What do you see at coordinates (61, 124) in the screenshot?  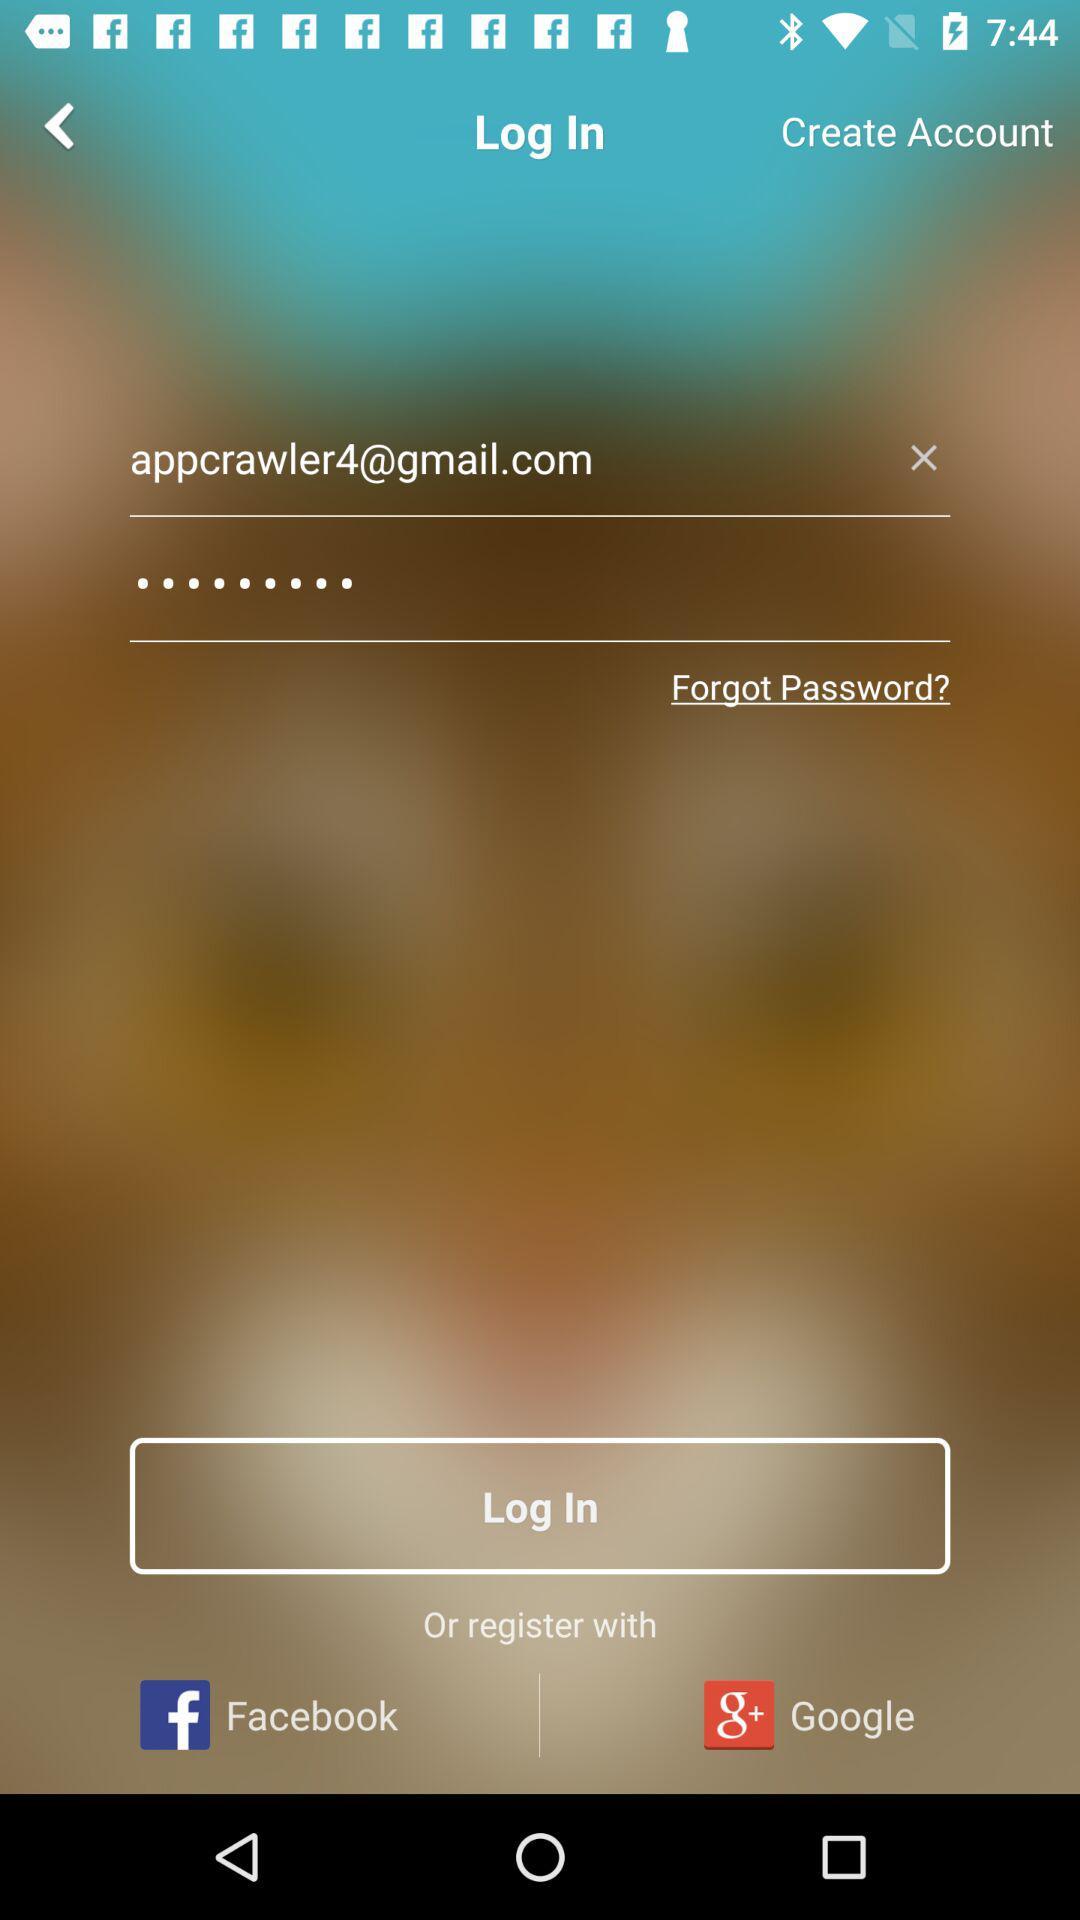 I see `the arrow_backward icon` at bounding box center [61, 124].